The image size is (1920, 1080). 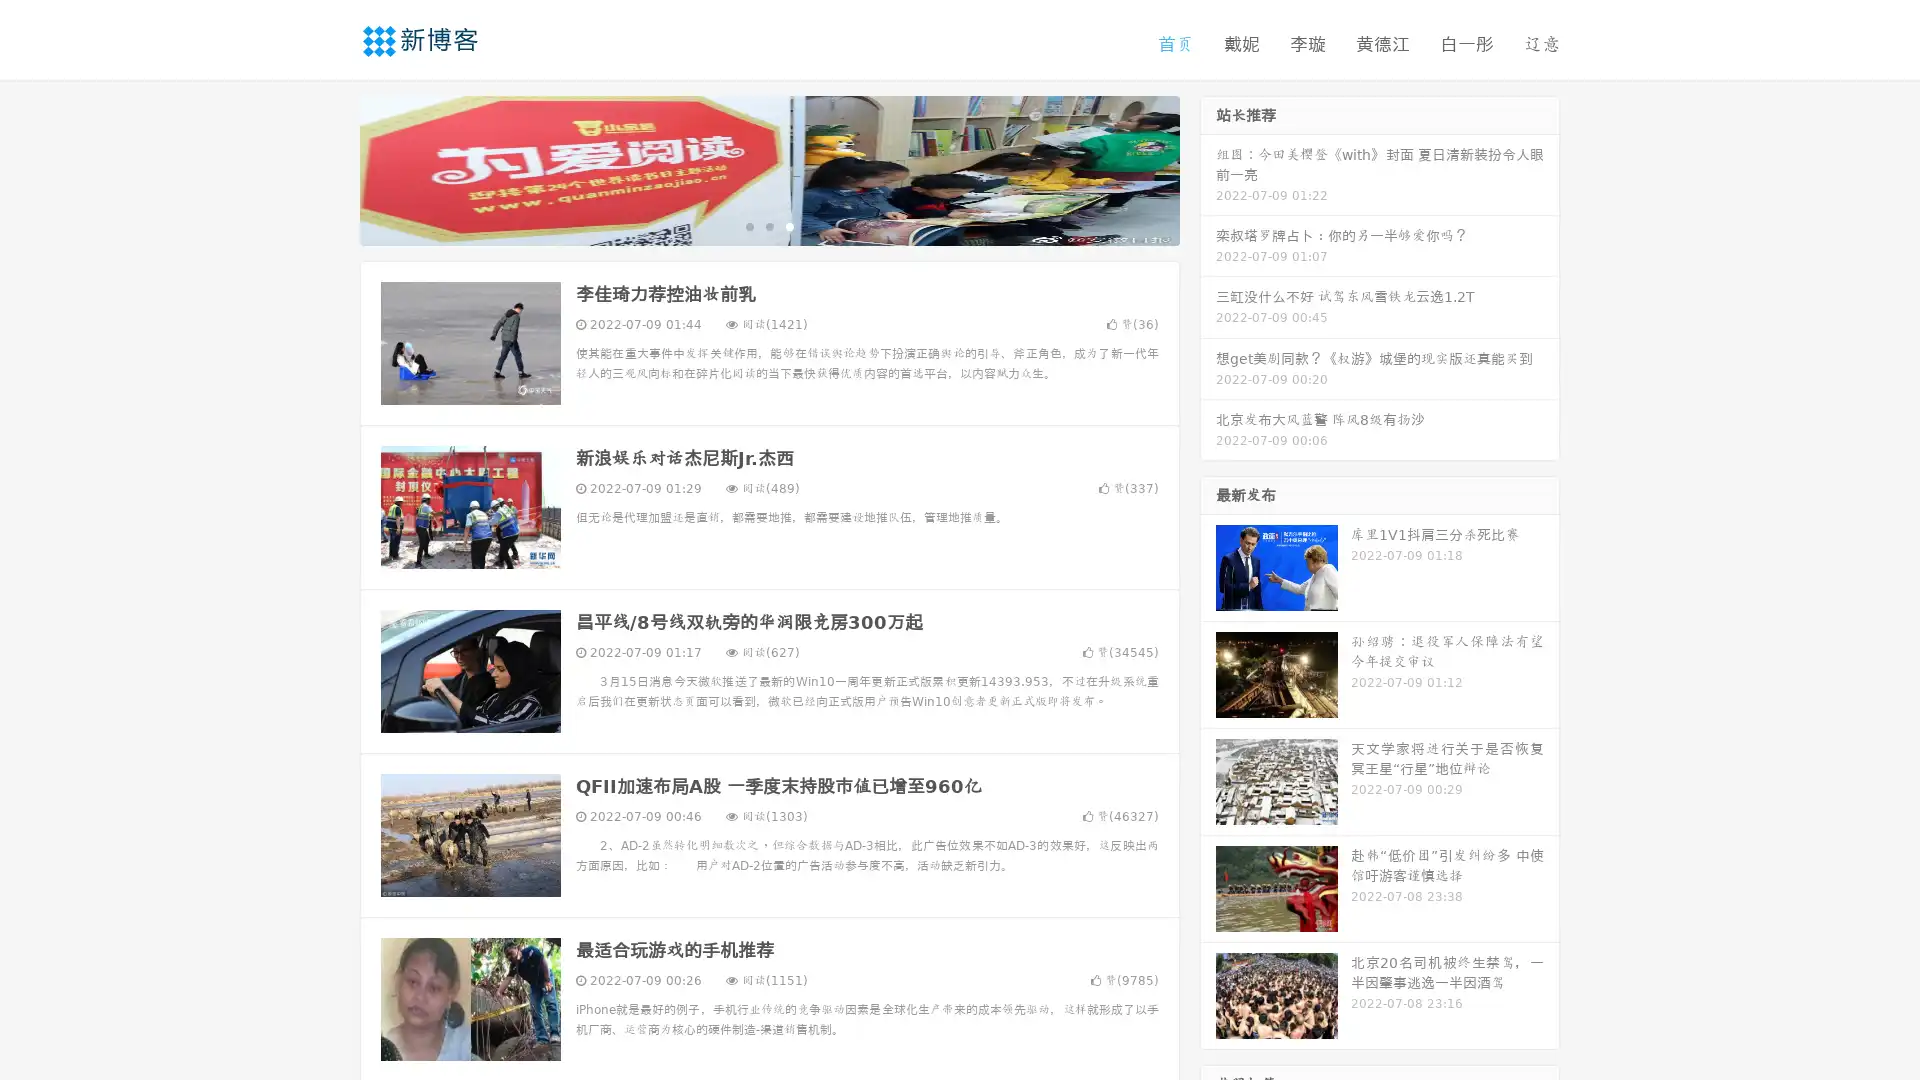 I want to click on Go to slide 2, so click(x=768, y=225).